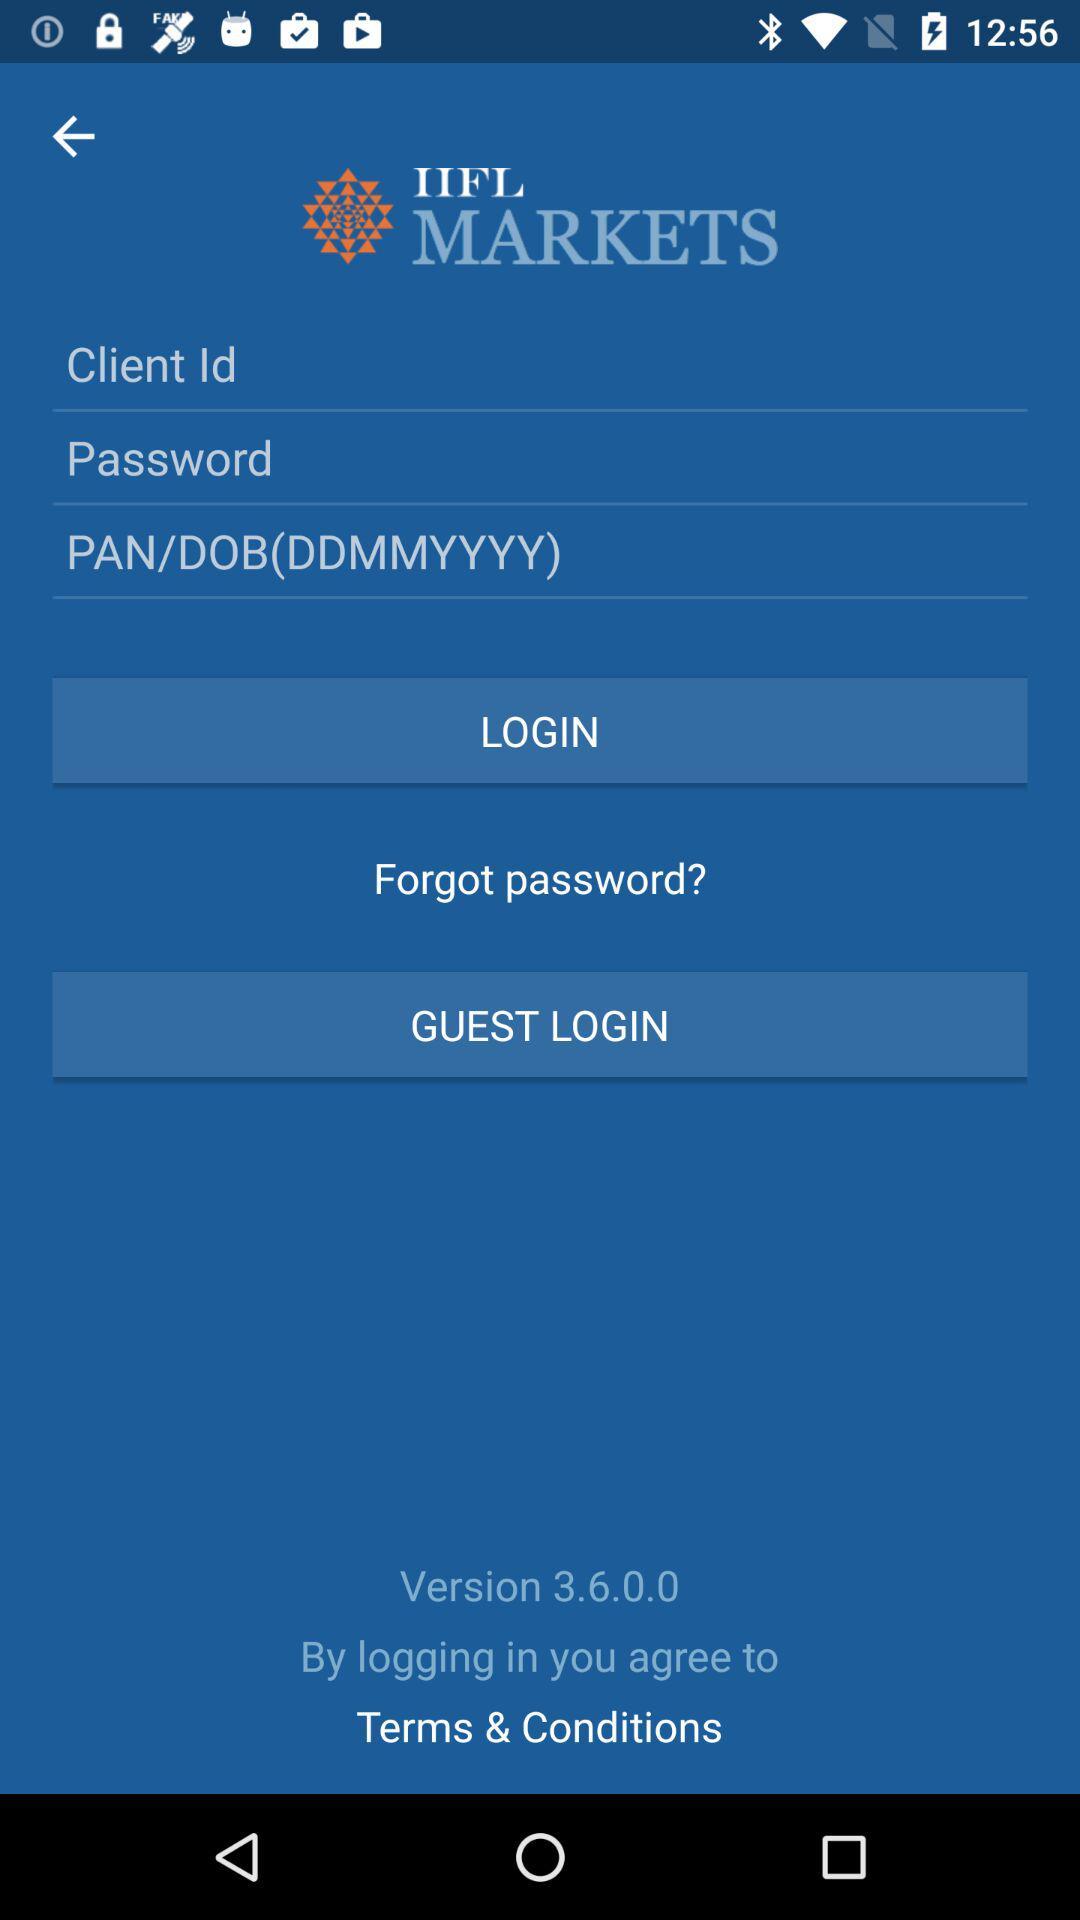 The width and height of the screenshot is (1080, 1920). What do you see at coordinates (540, 550) in the screenshot?
I see `date of birth` at bounding box center [540, 550].